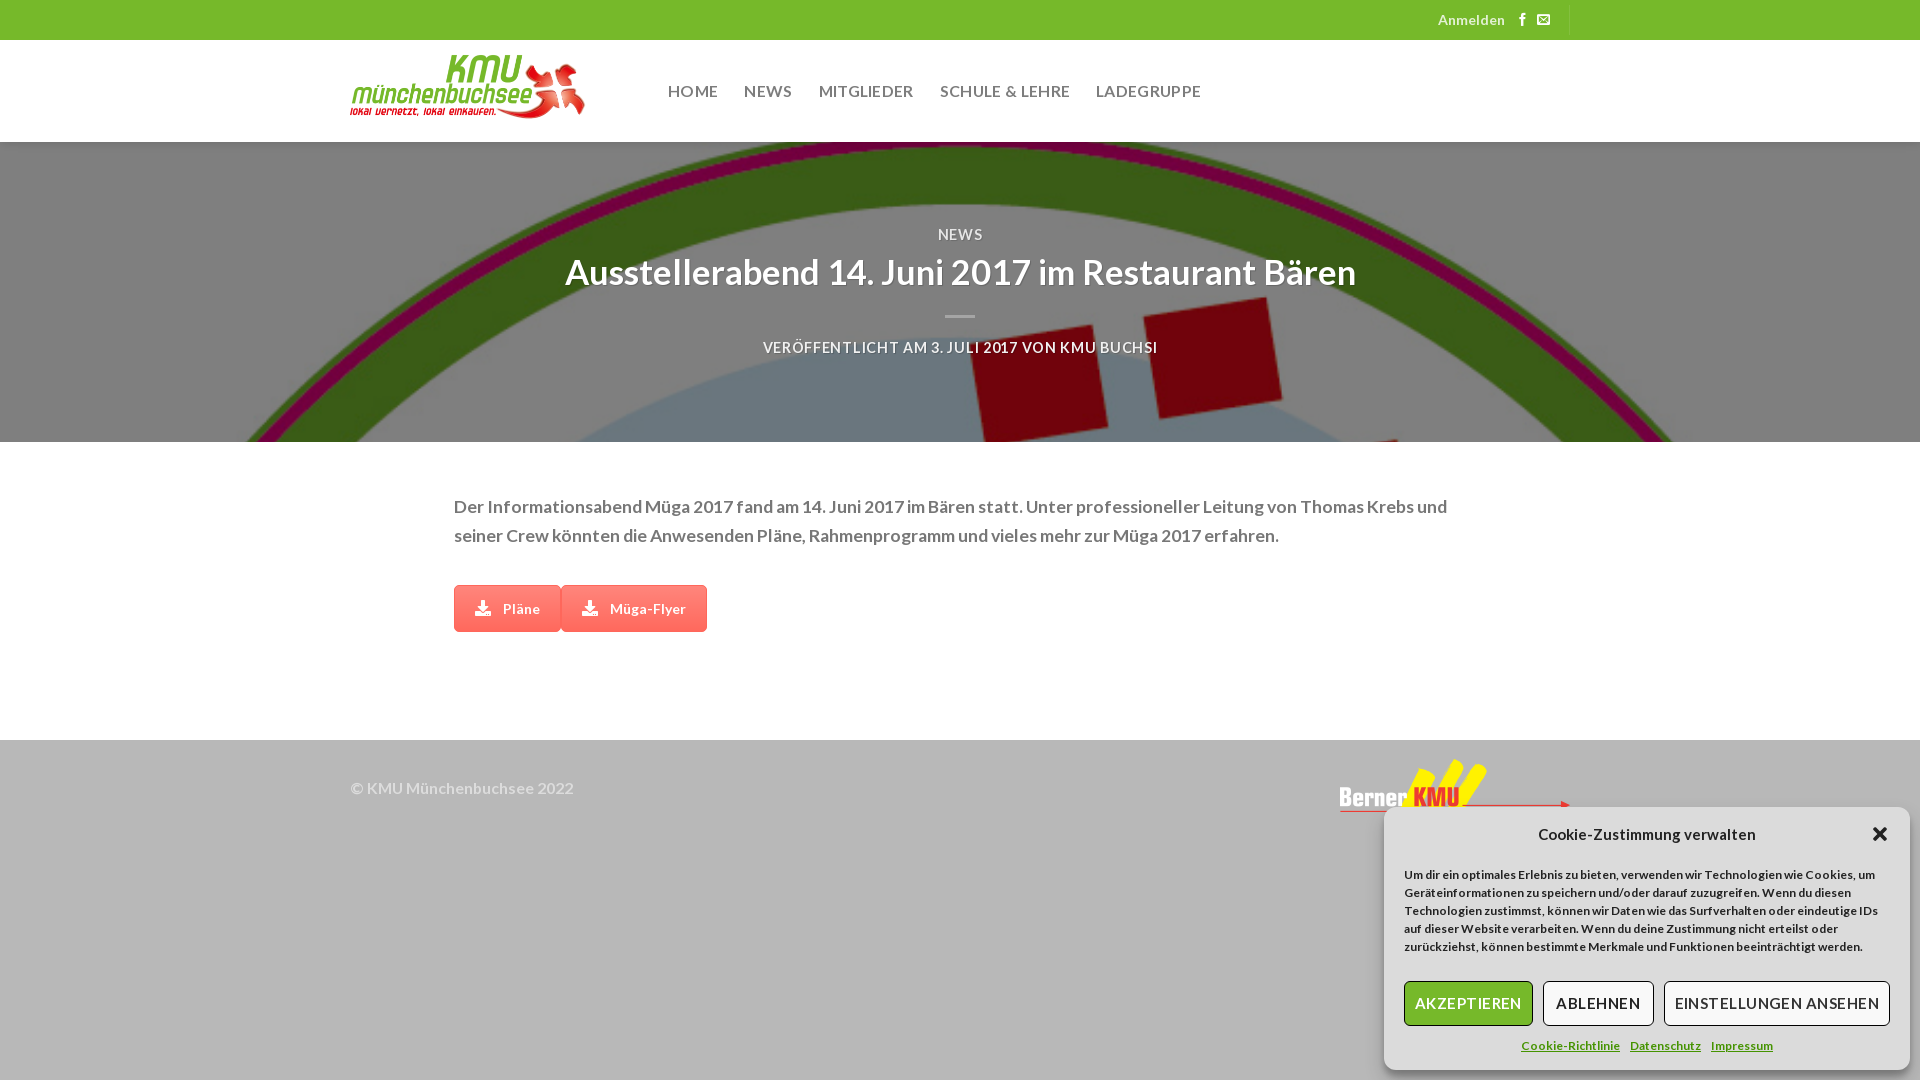 Image resolution: width=1920 pixels, height=1080 pixels. Describe the element at coordinates (1776, 1003) in the screenshot. I see `'EINSTELLUNGEN ANSEHEN'` at that location.